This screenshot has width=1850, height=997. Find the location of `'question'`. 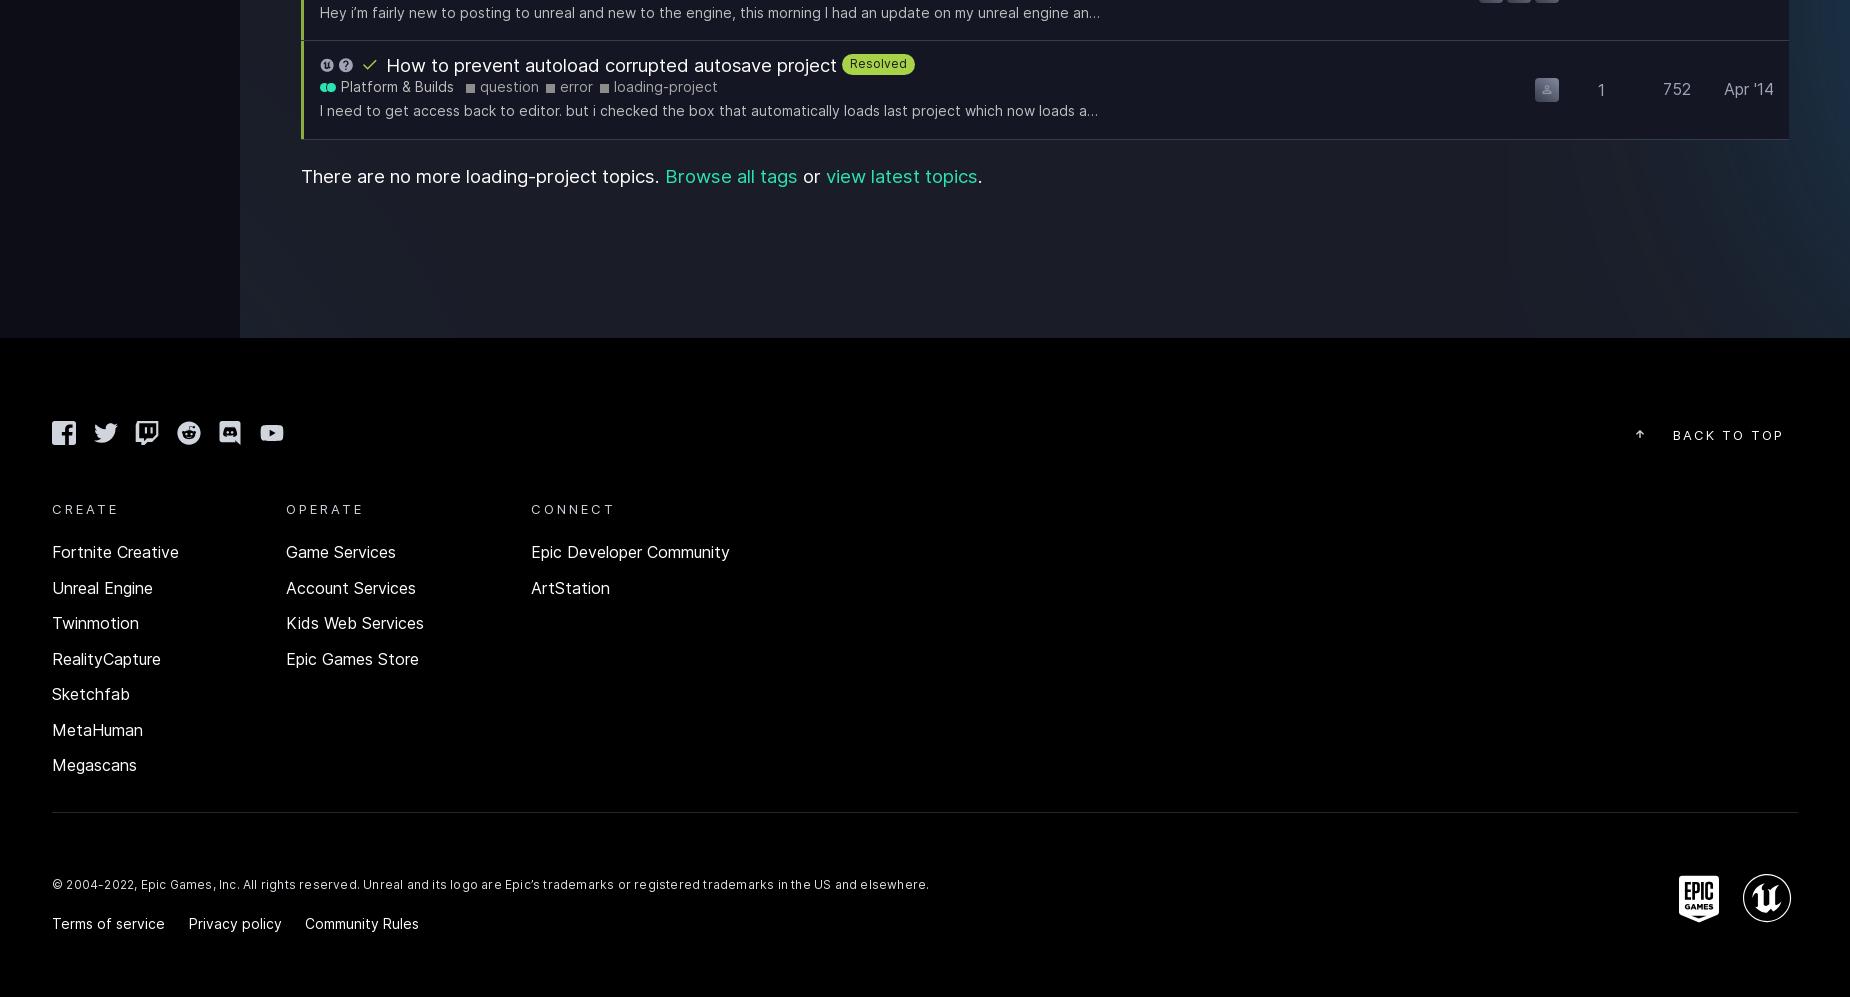

'question' is located at coordinates (509, 86).